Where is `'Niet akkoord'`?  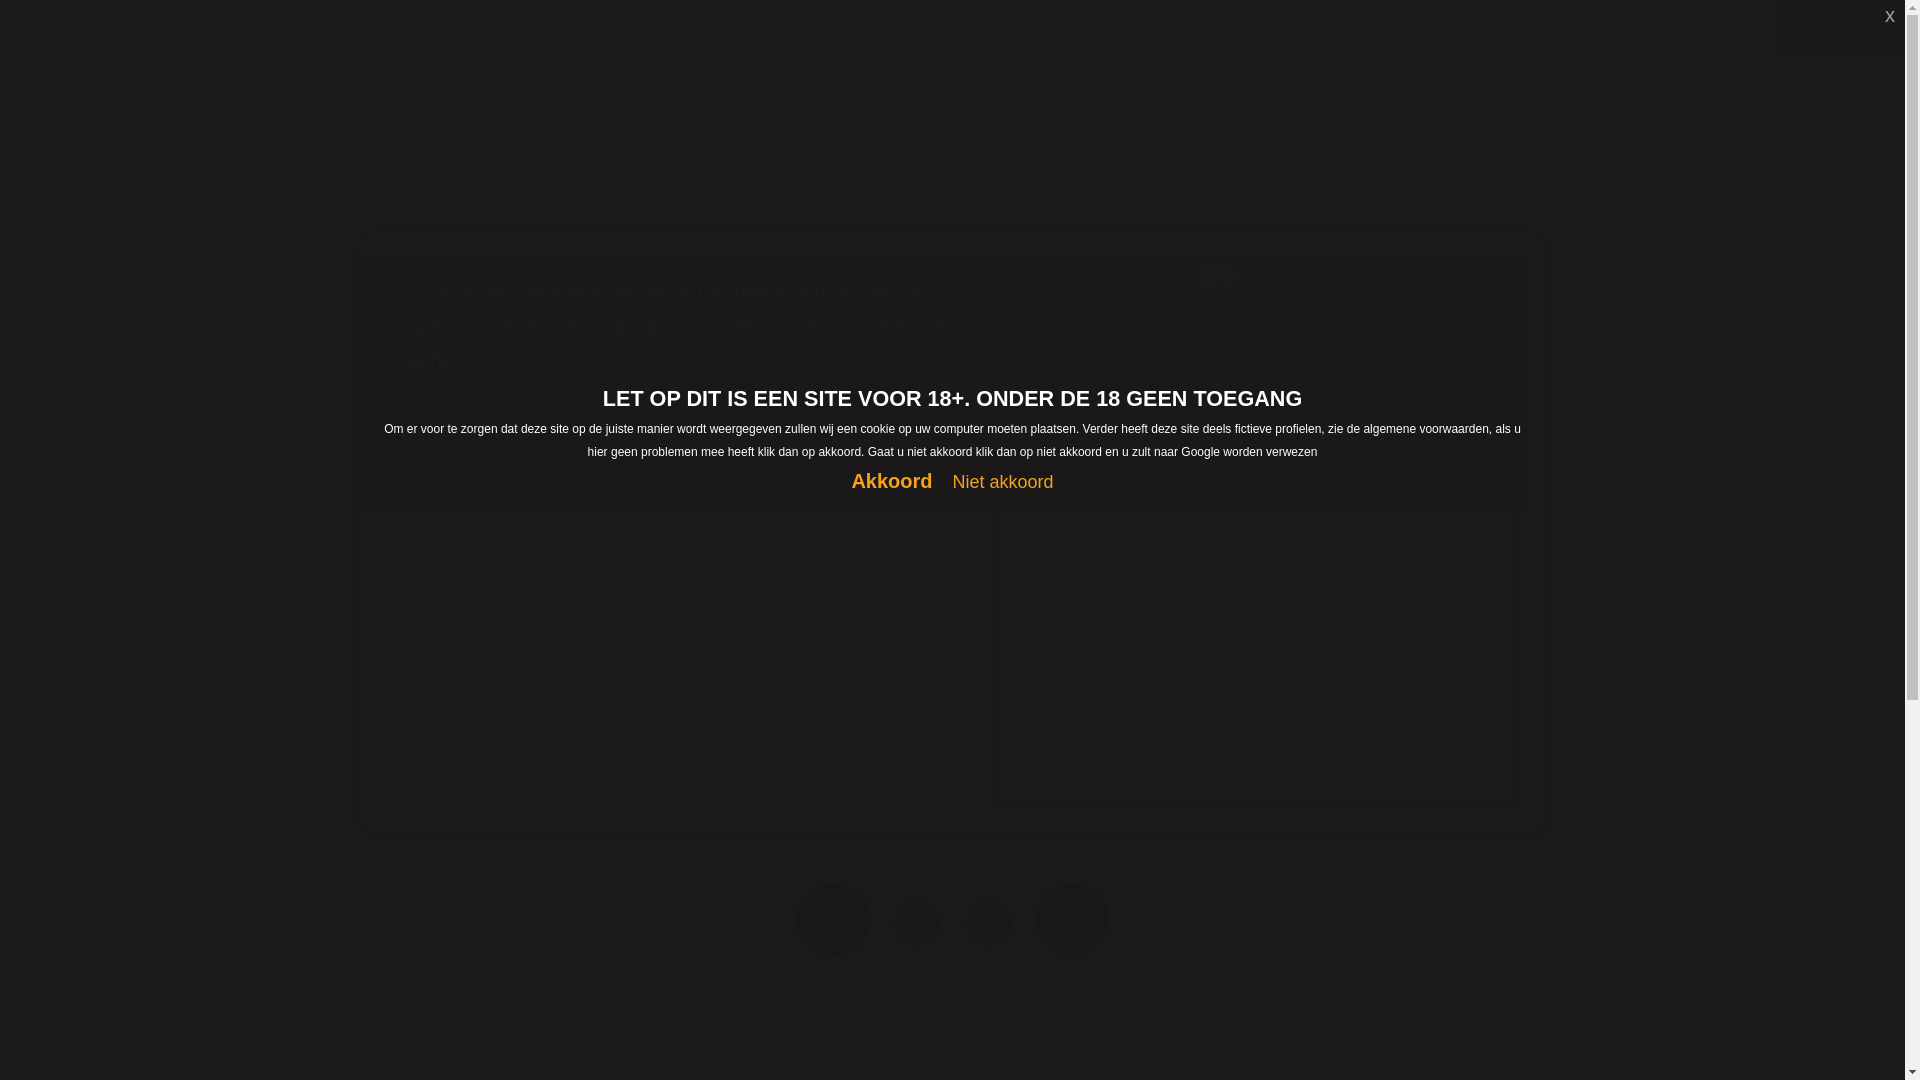
'Niet akkoord' is located at coordinates (1003, 482).